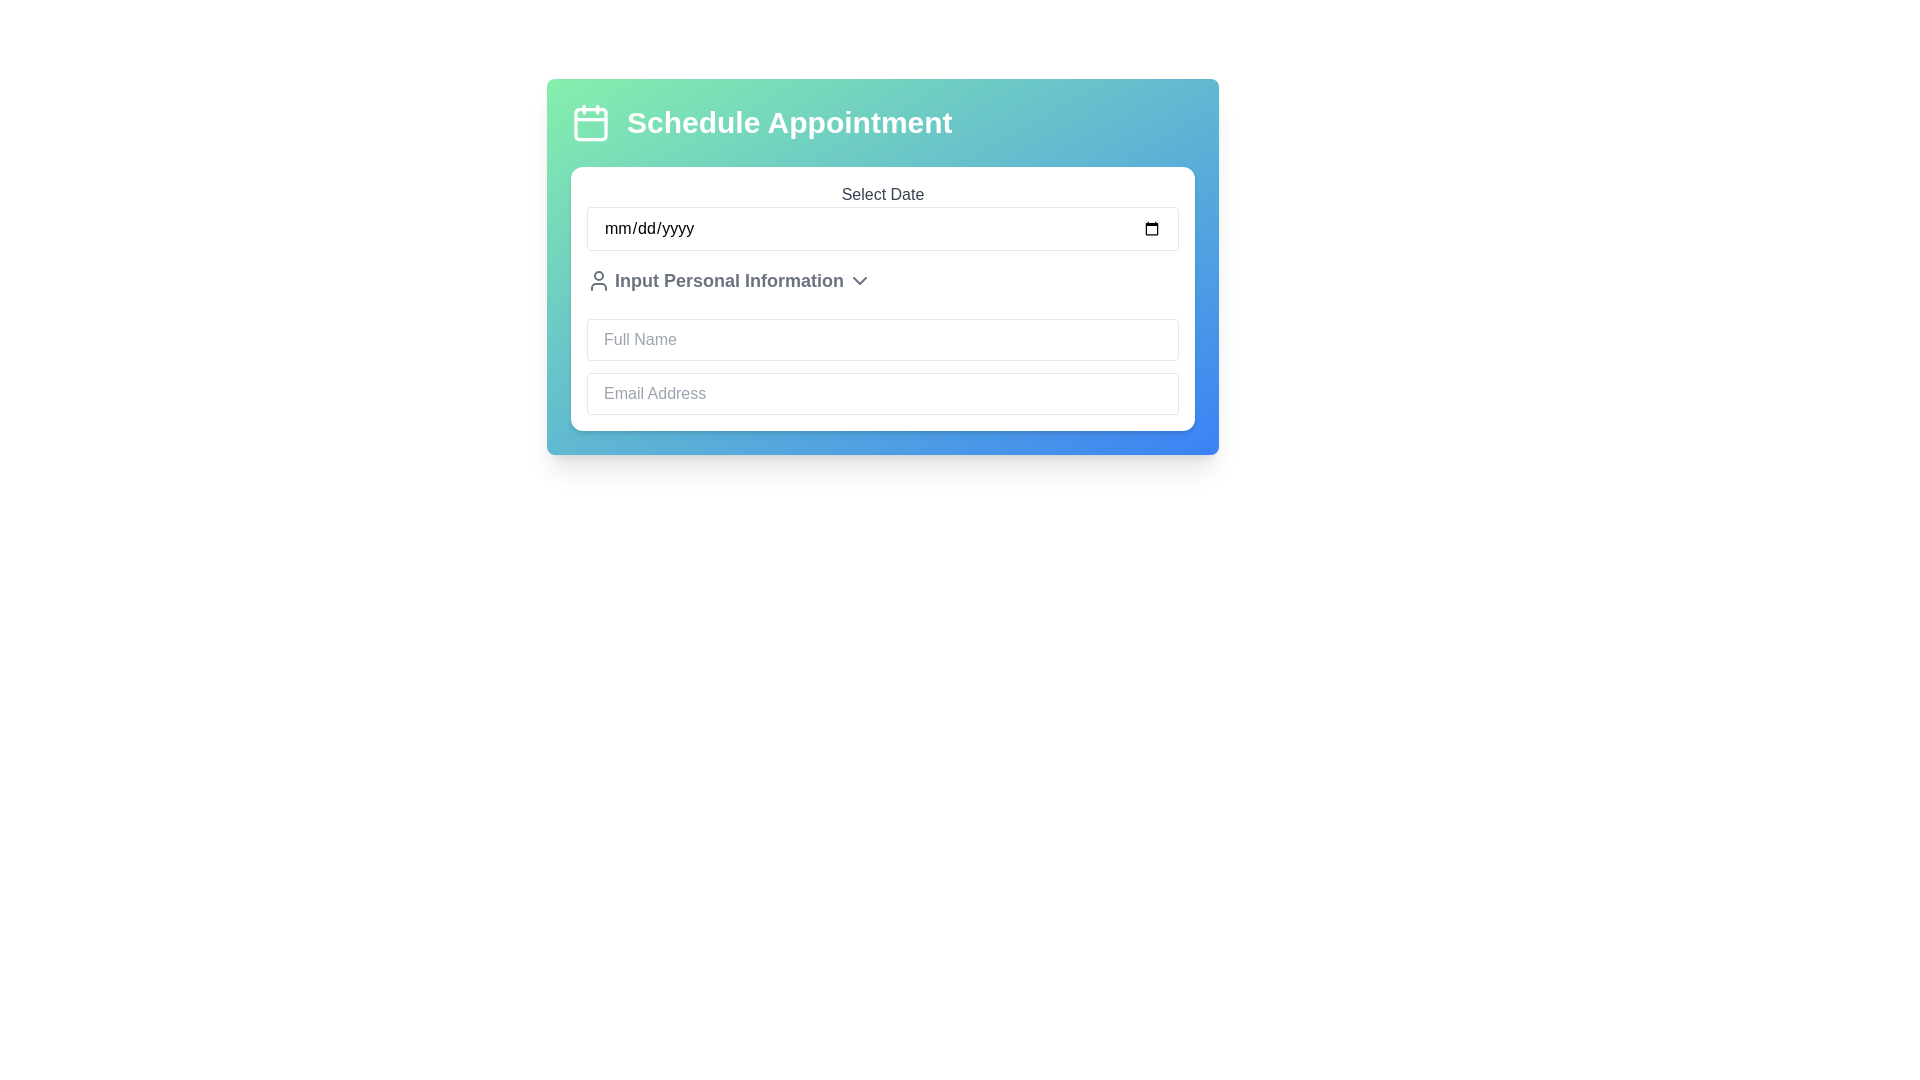 The image size is (1920, 1080). Describe the element at coordinates (859, 281) in the screenshot. I see `the chevron down icon` at that location.